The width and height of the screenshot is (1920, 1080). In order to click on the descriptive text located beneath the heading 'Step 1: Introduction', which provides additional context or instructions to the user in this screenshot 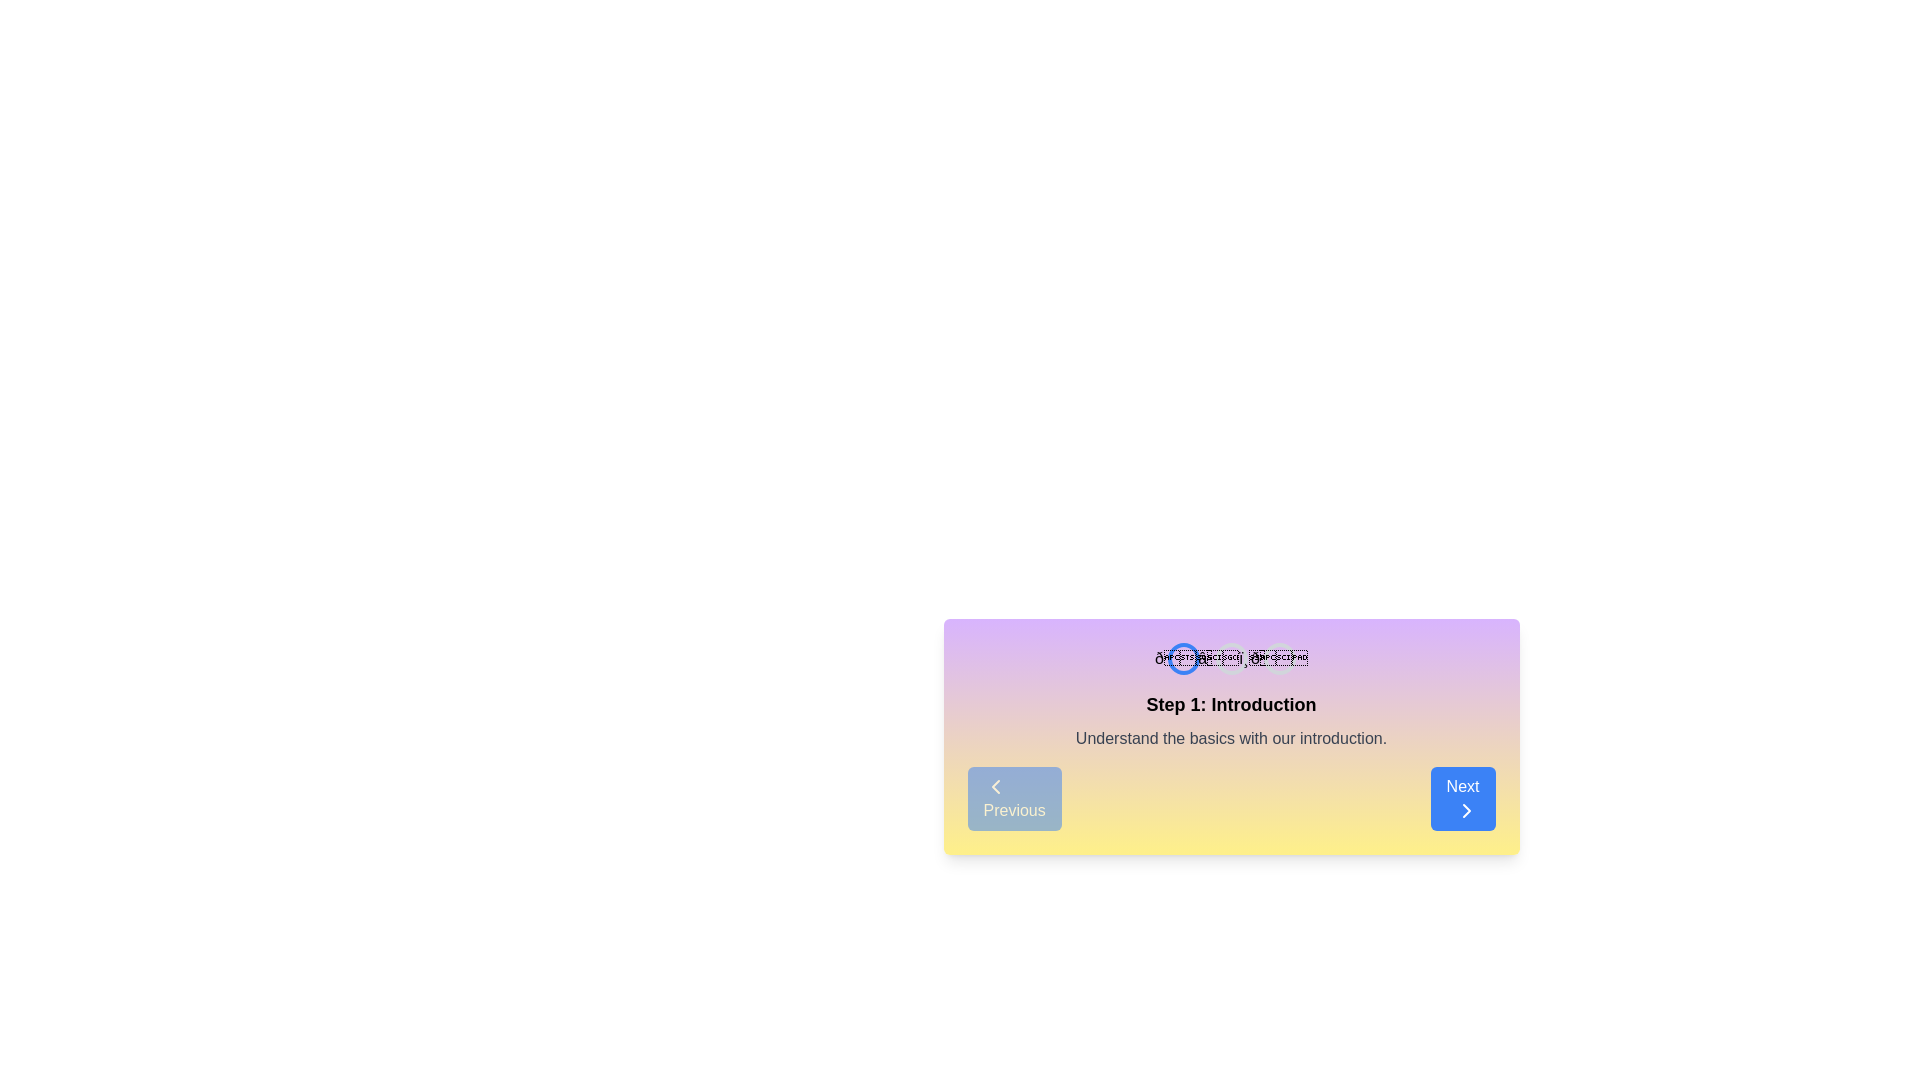, I will do `click(1230, 739)`.